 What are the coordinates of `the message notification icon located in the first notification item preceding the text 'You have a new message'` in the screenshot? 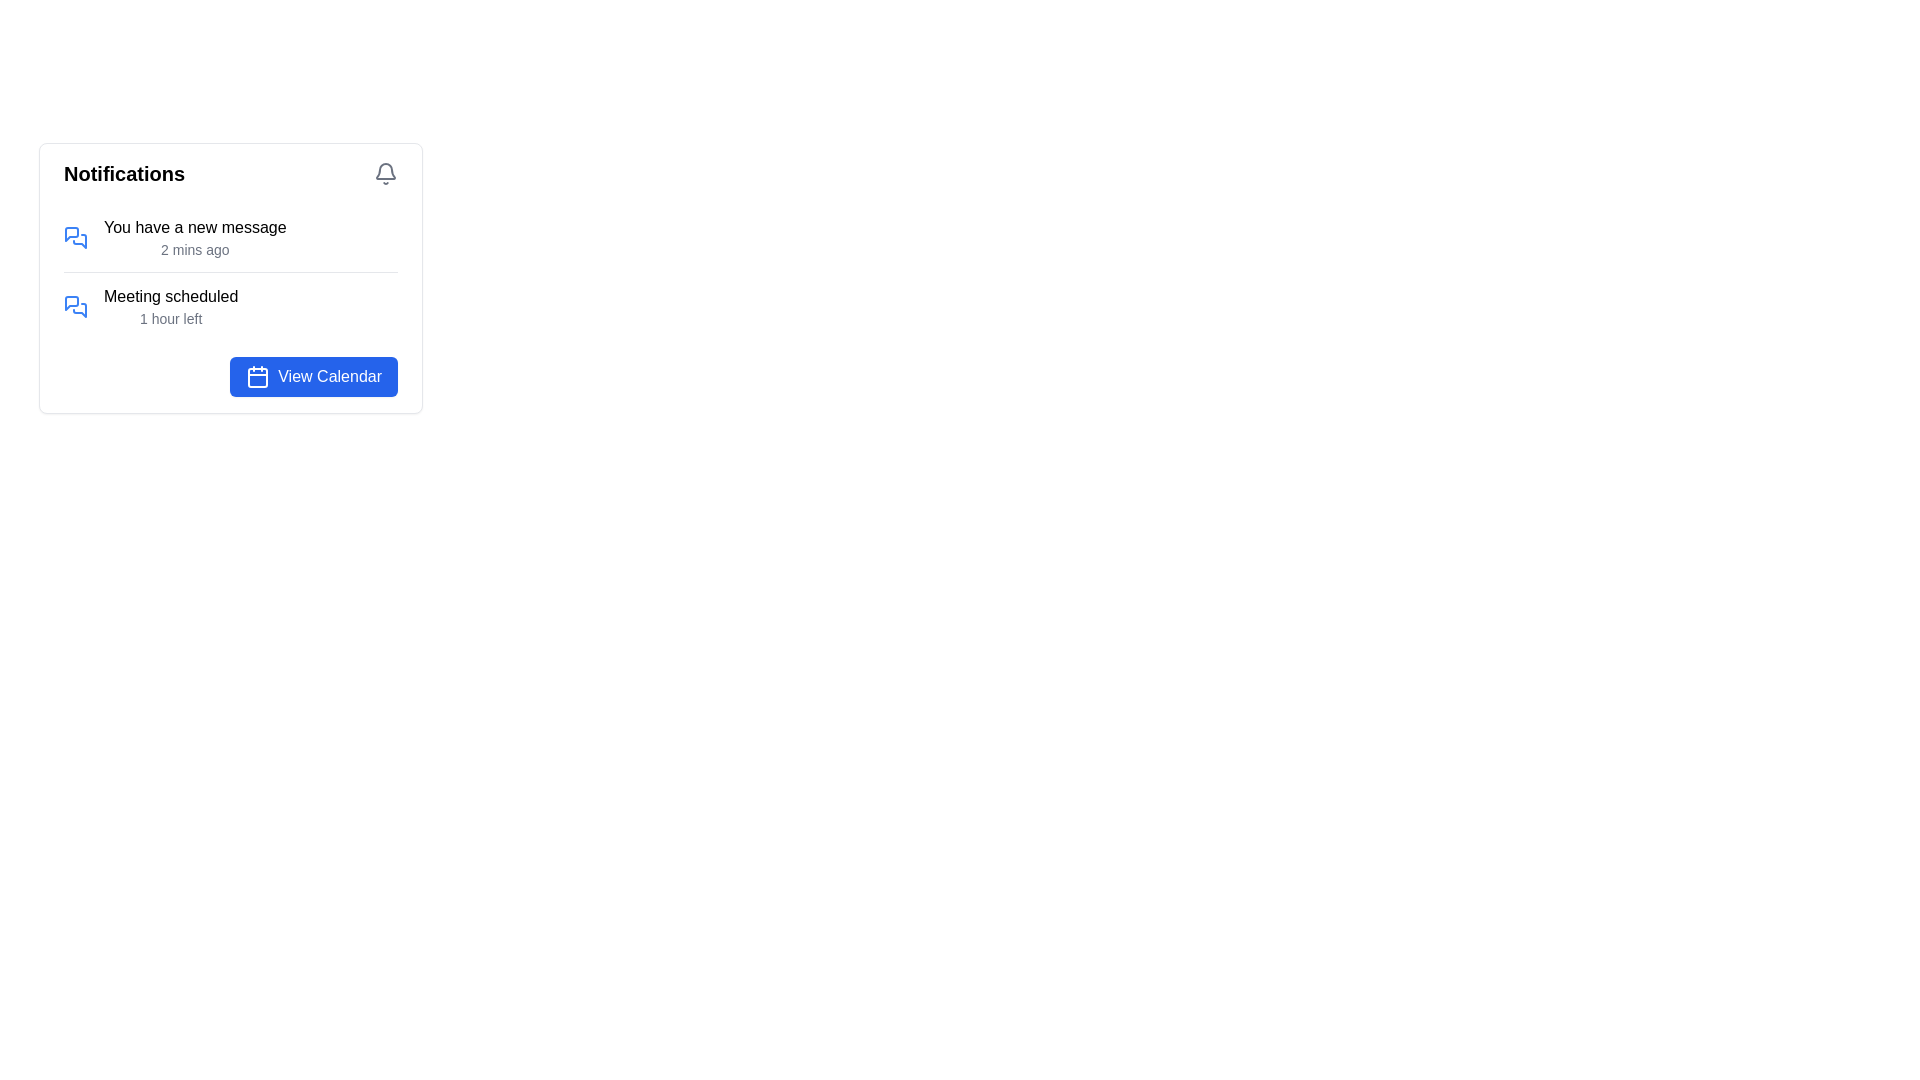 It's located at (76, 237).